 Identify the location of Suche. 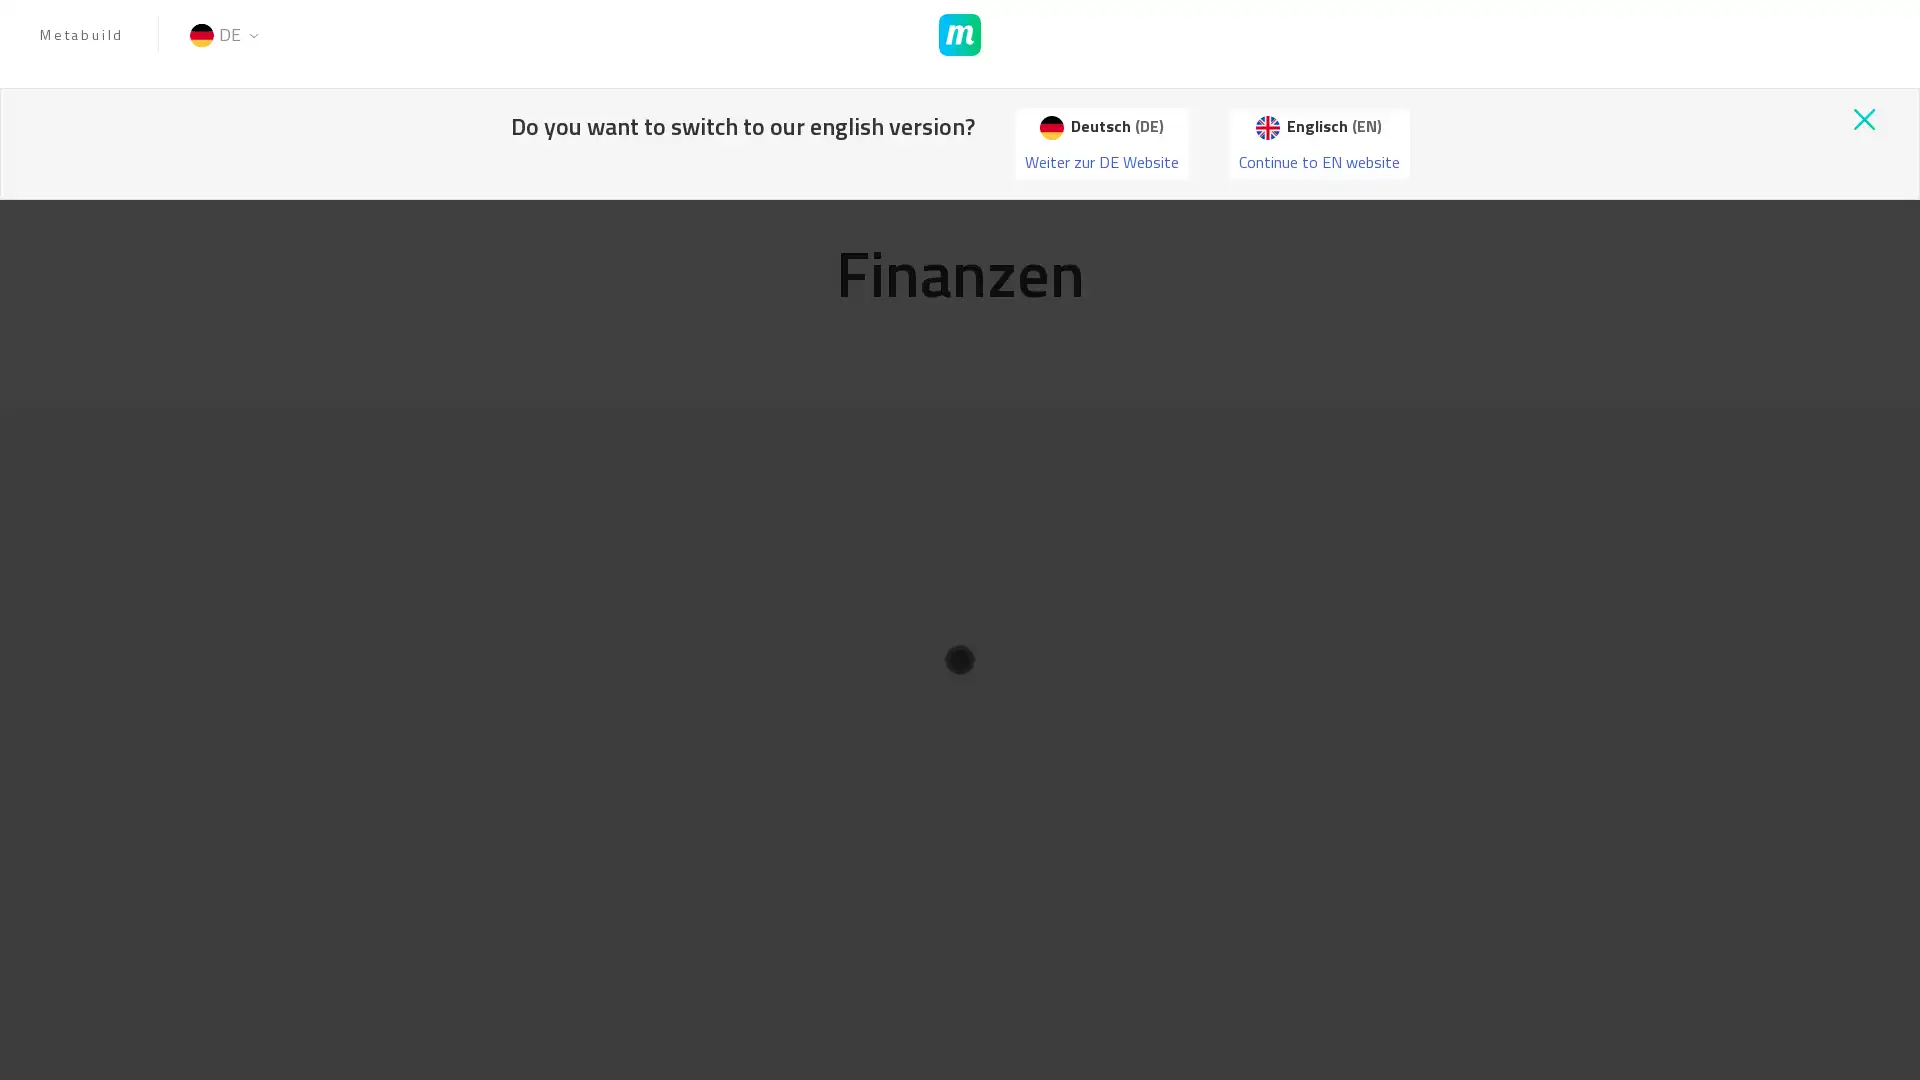
(1306, 112).